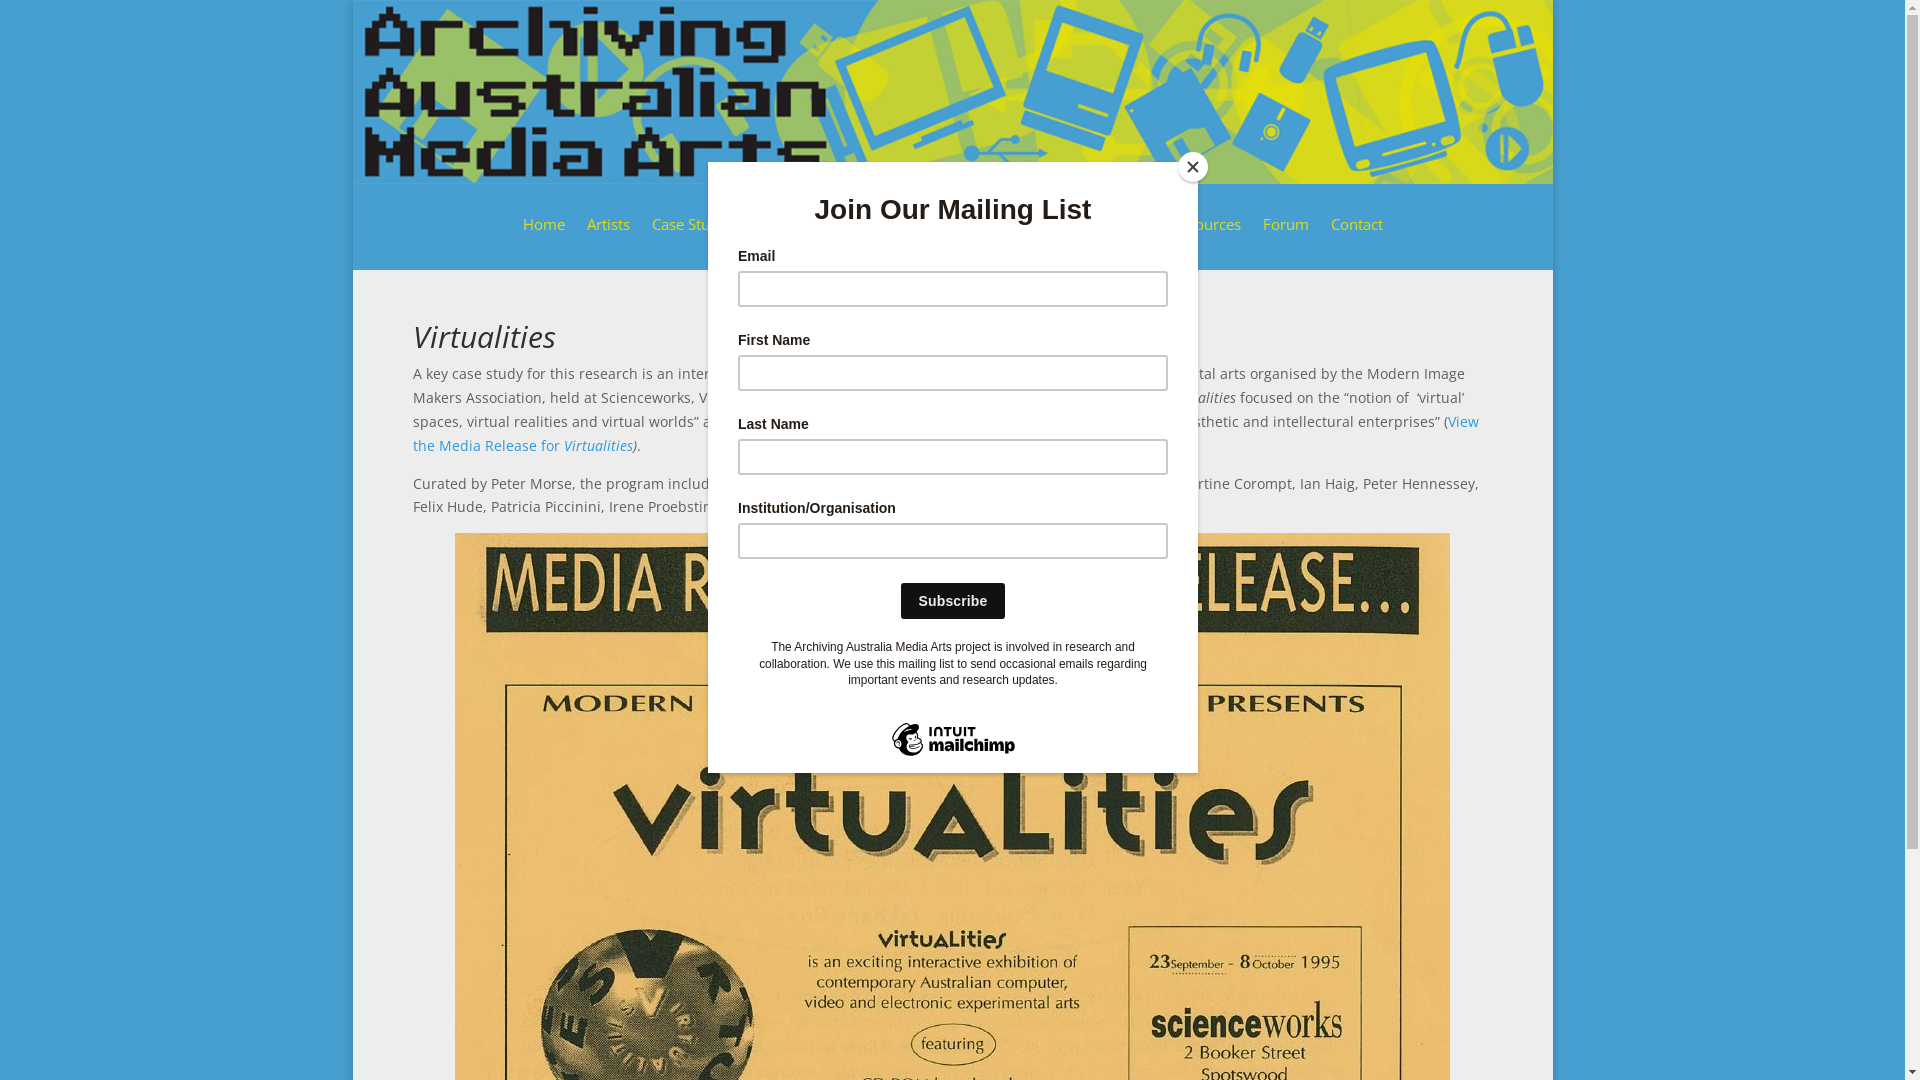  I want to click on 'Resources', so click(1170, 237).